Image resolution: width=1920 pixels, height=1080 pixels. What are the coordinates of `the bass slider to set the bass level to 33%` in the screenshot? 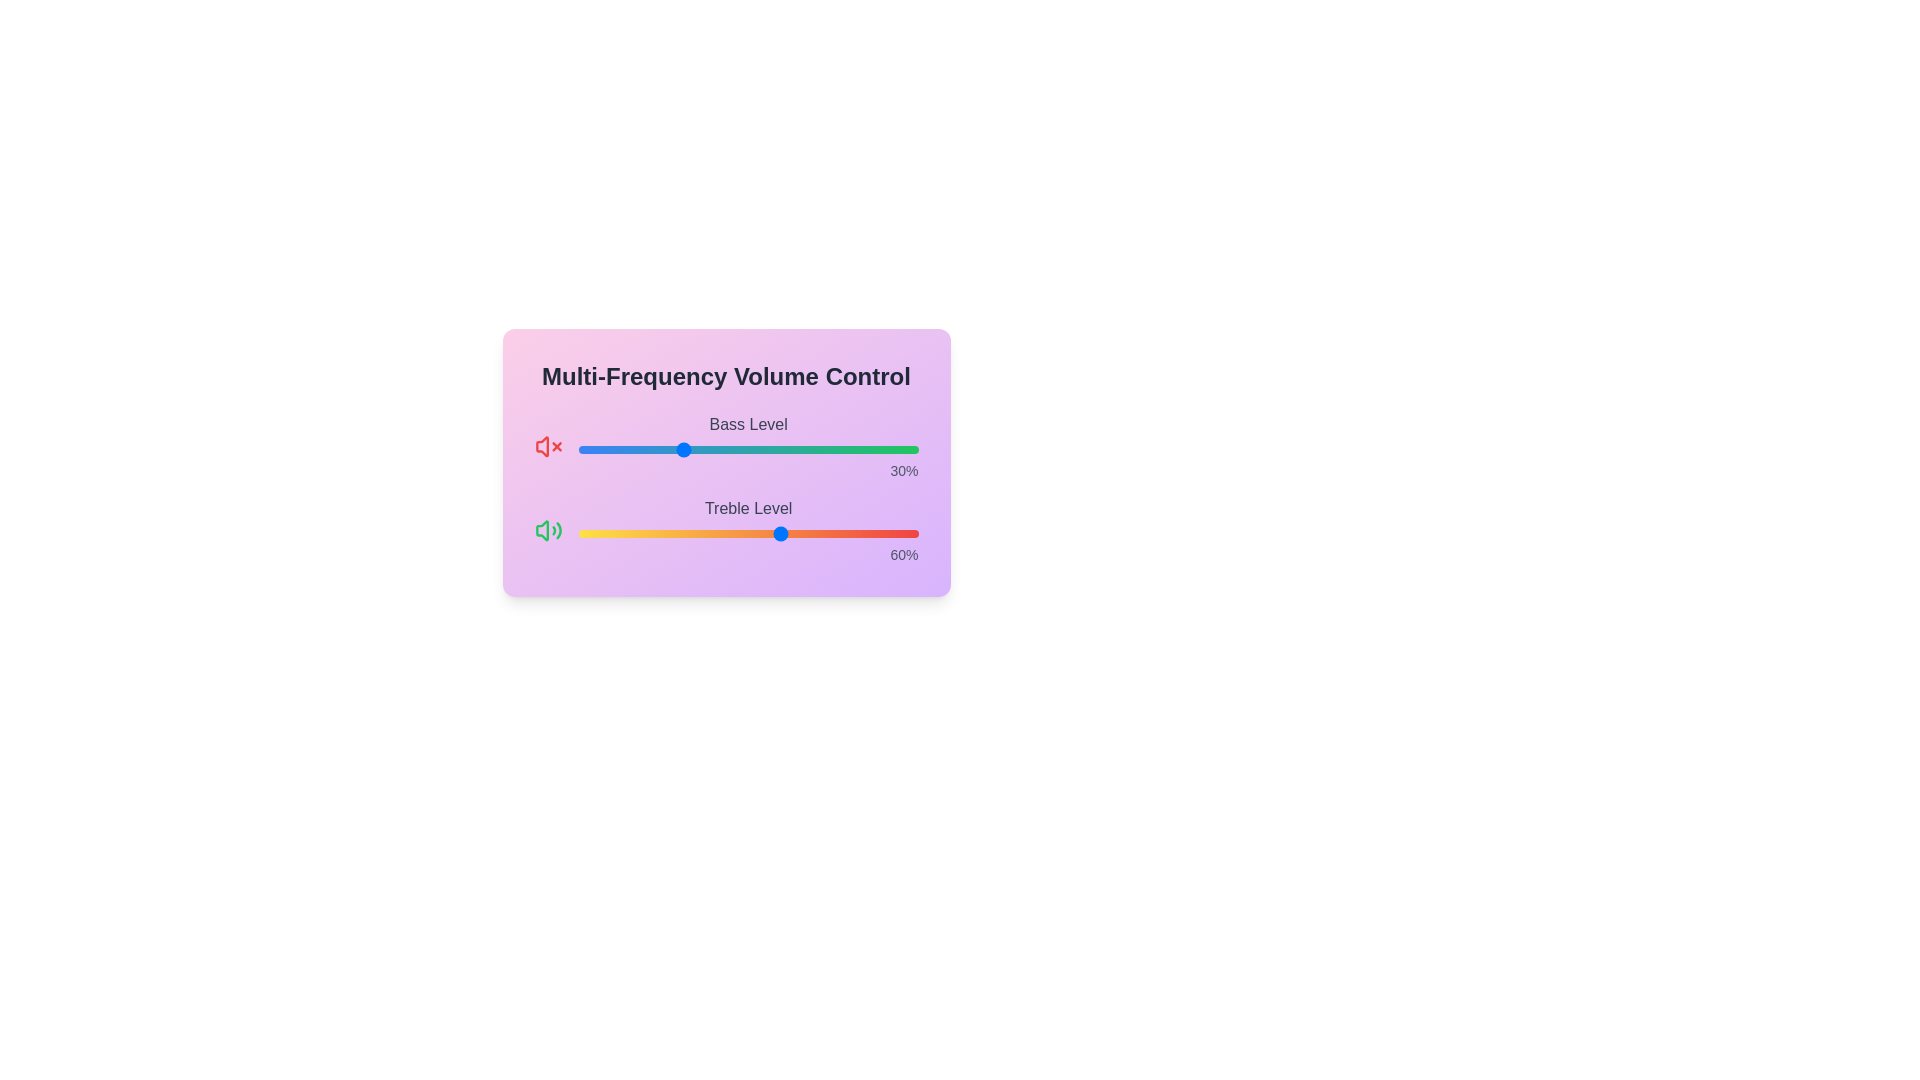 It's located at (690, 450).